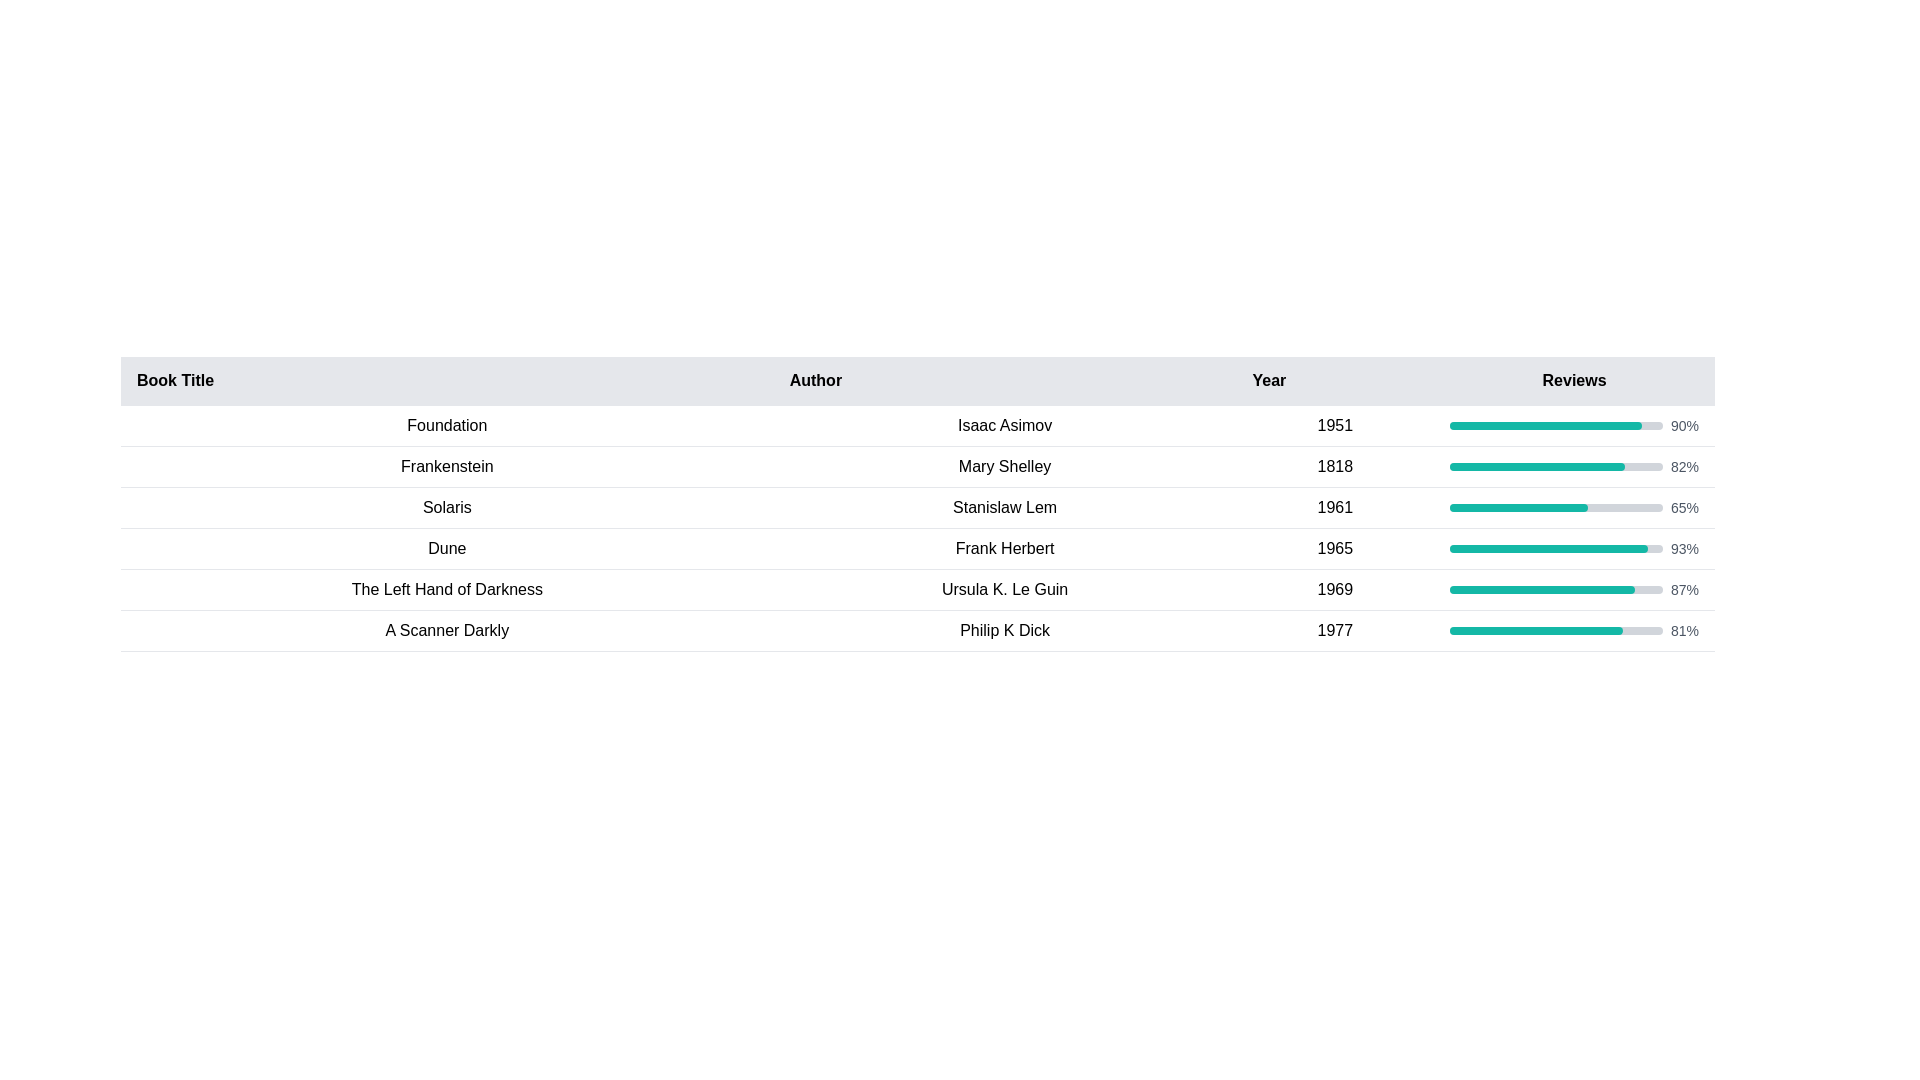 The image size is (1920, 1080). I want to click on the horizontal progress bar that is styled with a rounded structure, featuring a light gray background and a teal-filled portion indicating 87% completion, so click(1555, 589).